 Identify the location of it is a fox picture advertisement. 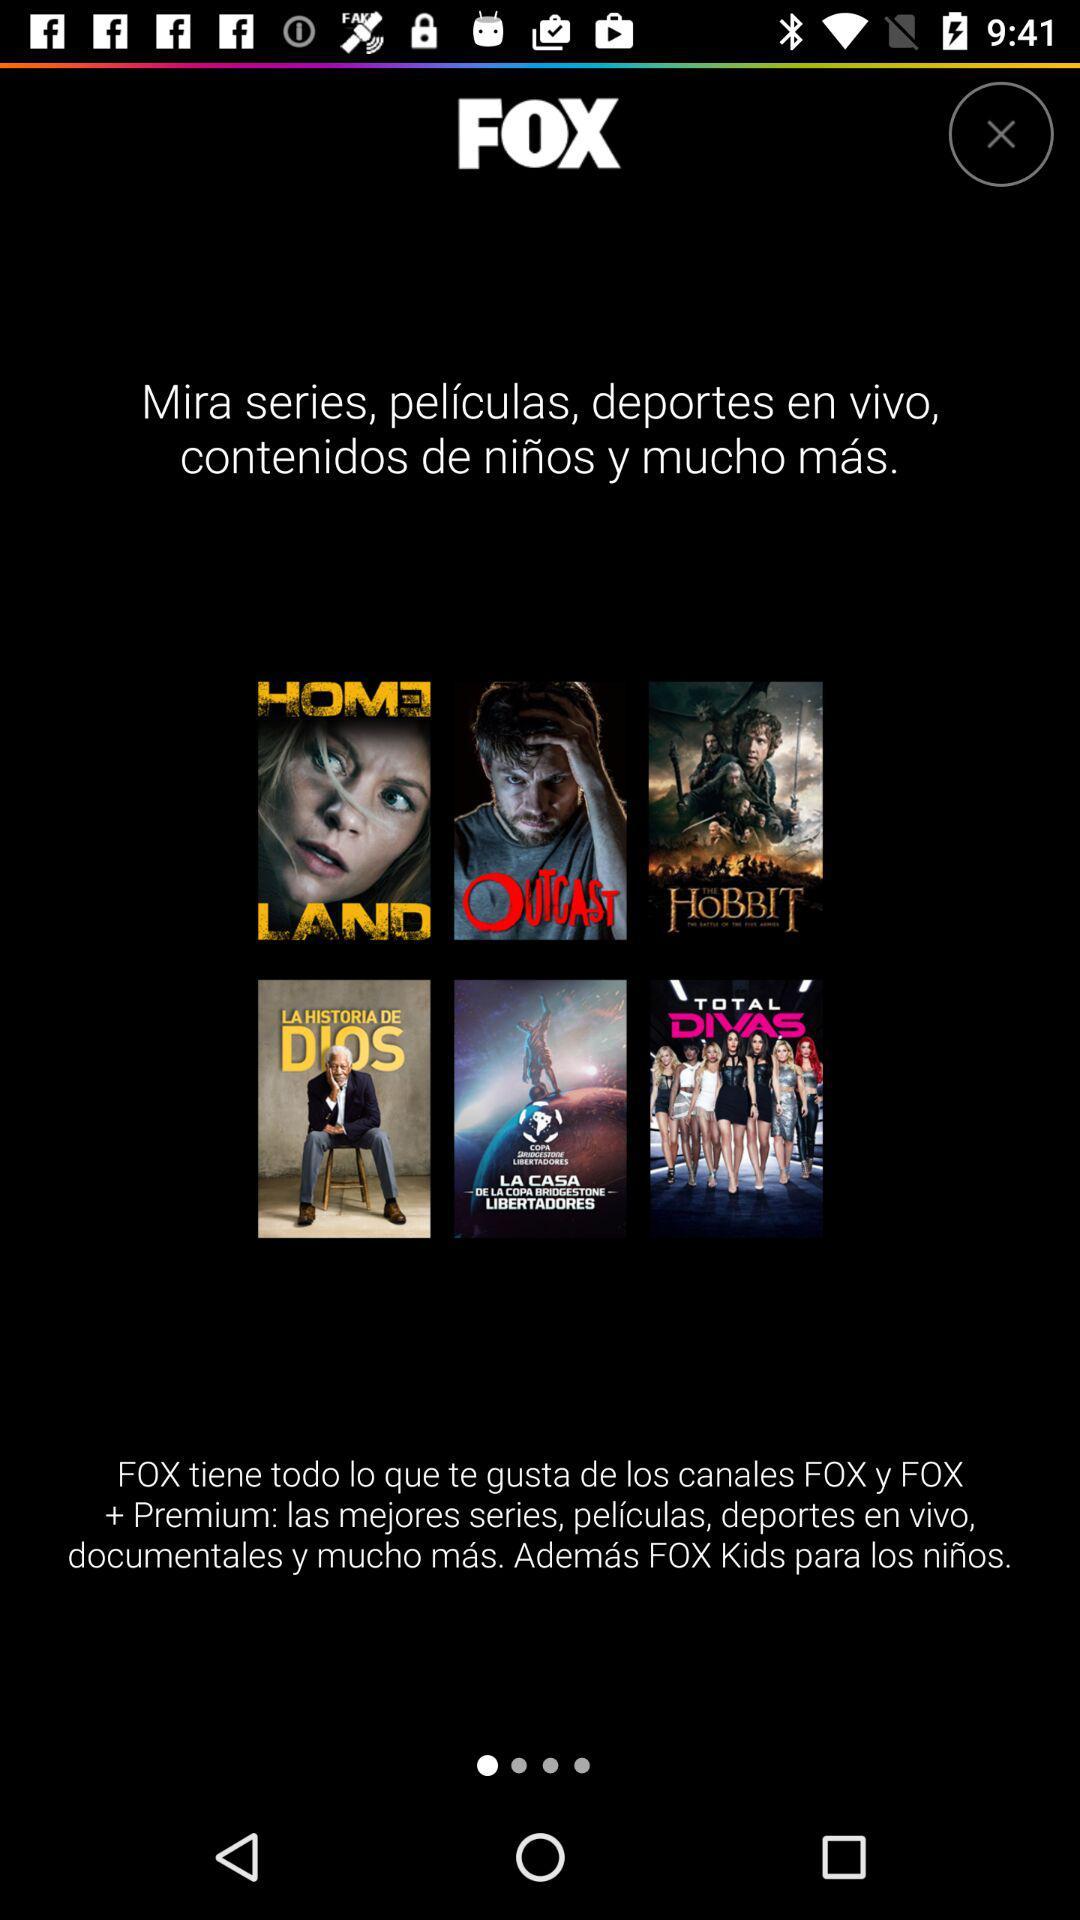
(538, 133).